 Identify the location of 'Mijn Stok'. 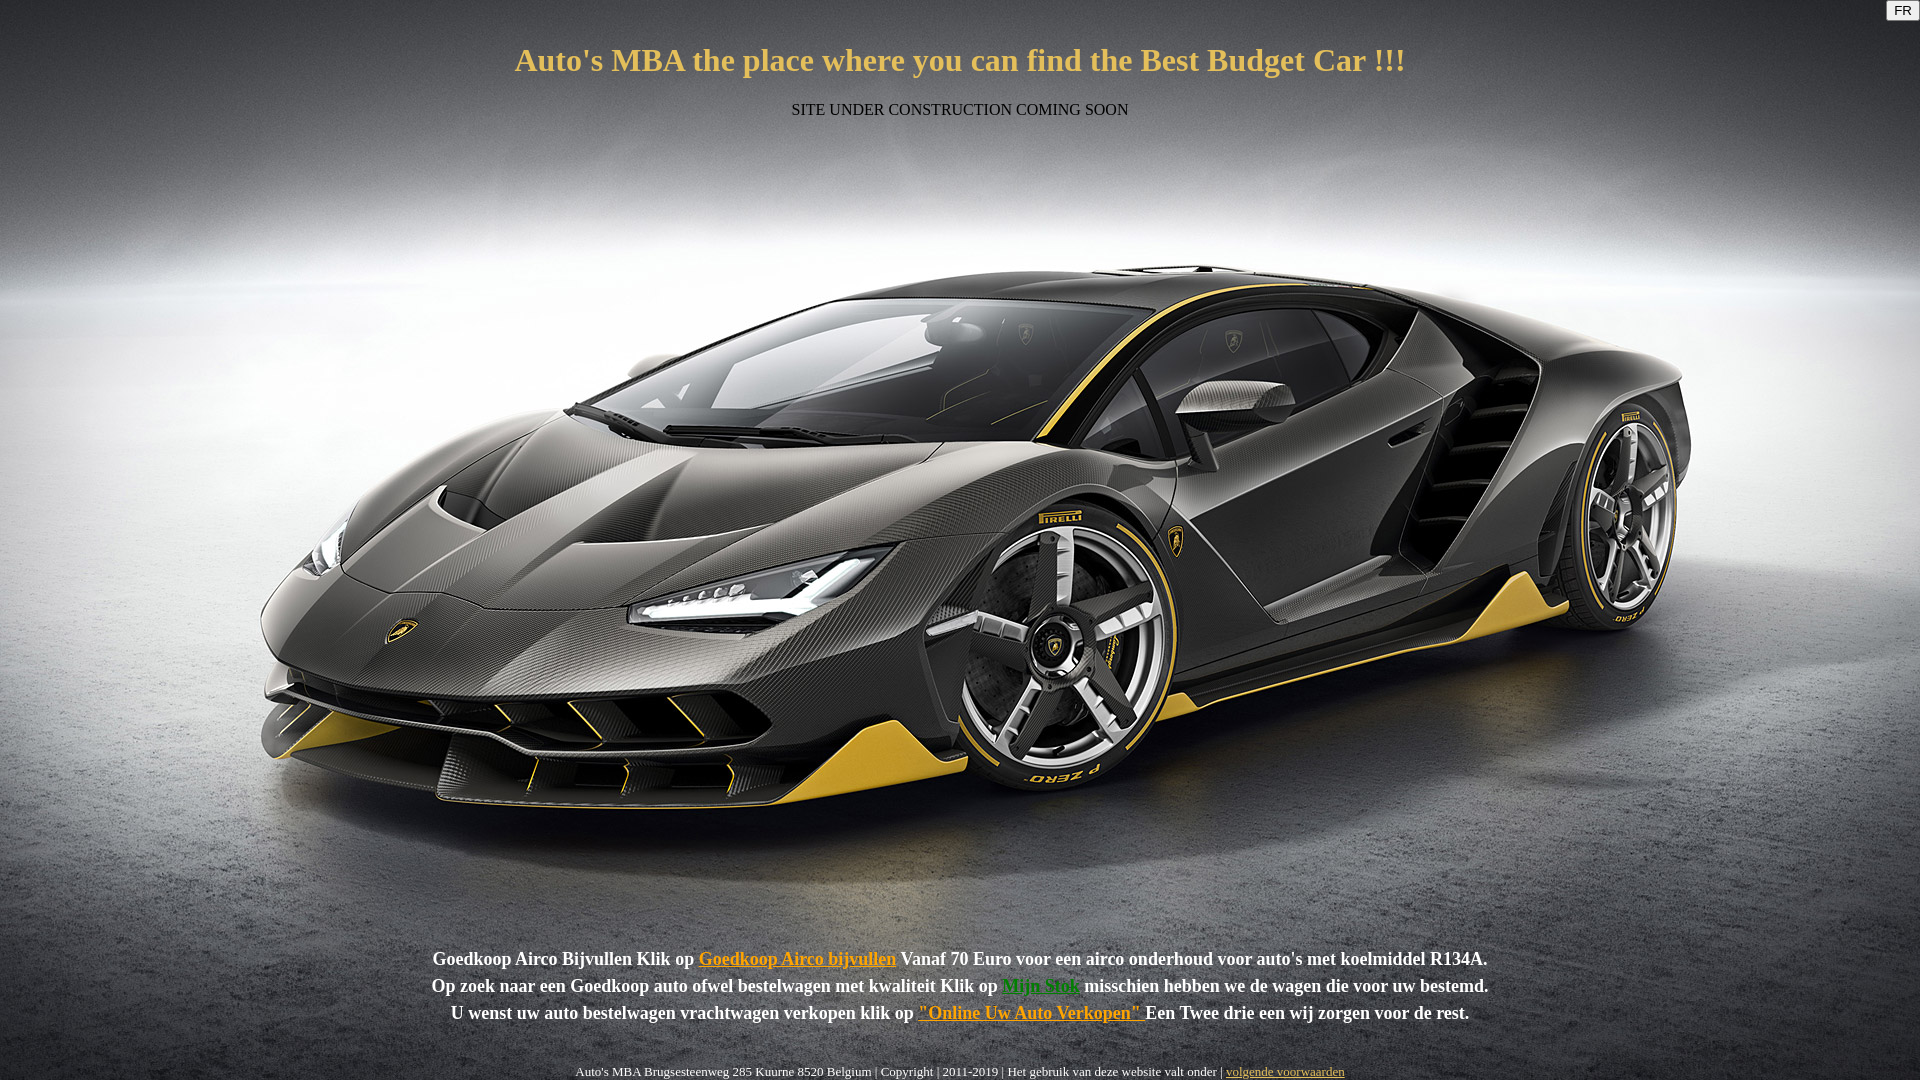
(1002, 985).